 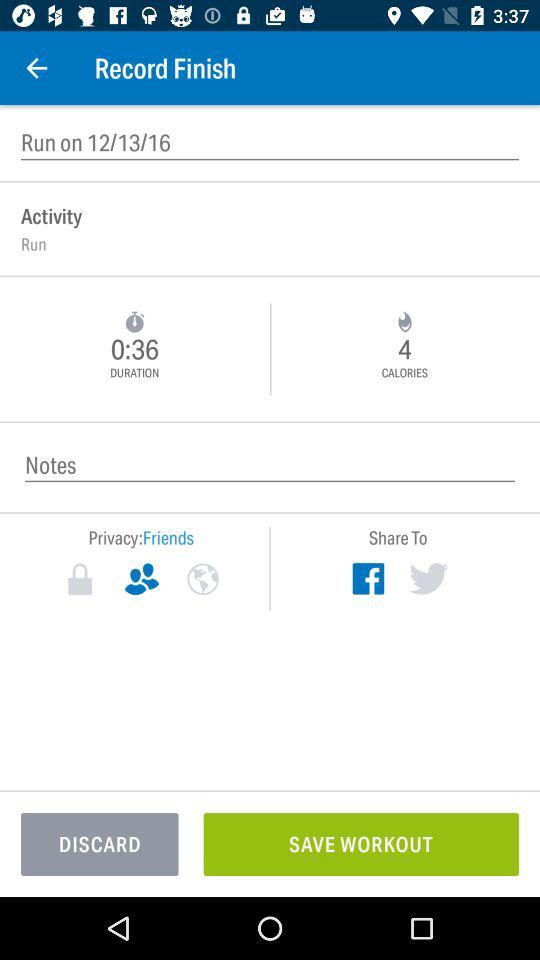 I want to click on icon below share to, so click(x=367, y=578).